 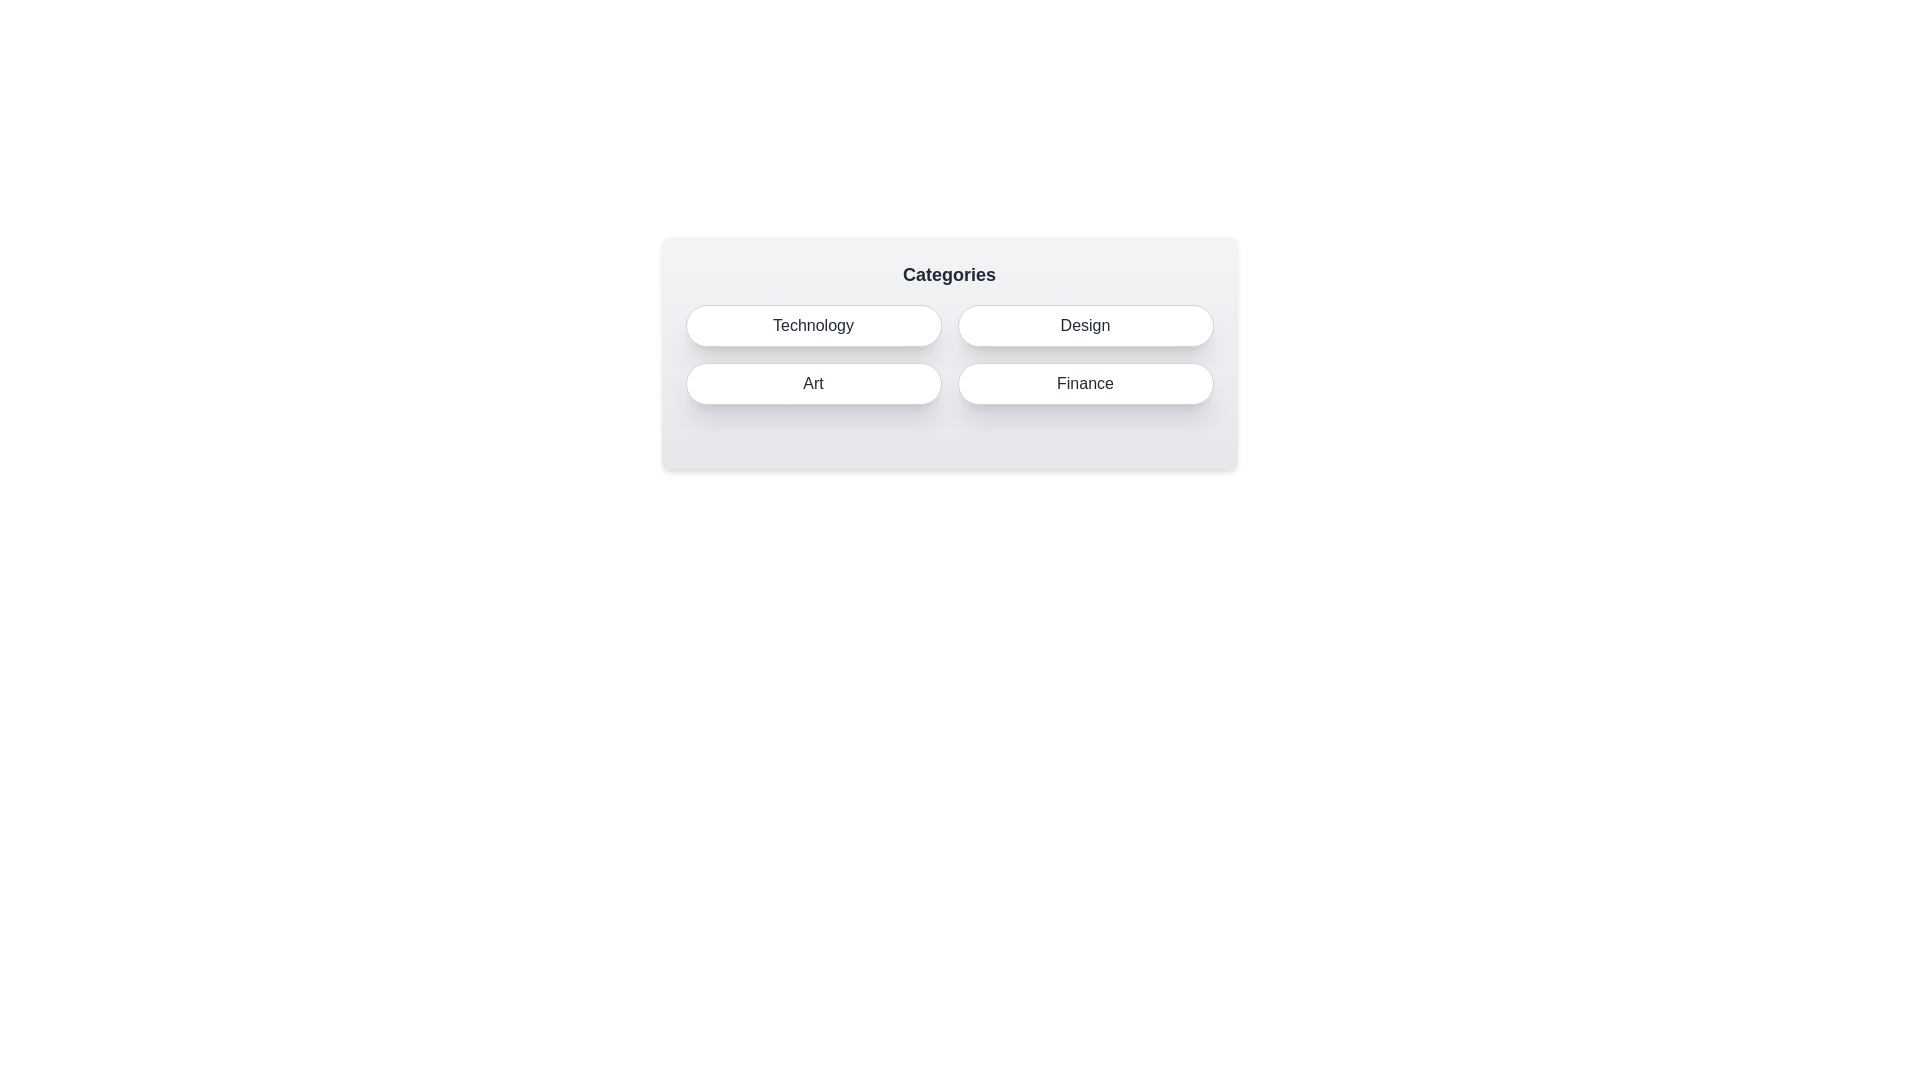 I want to click on the Finance button to select it, so click(x=1084, y=384).